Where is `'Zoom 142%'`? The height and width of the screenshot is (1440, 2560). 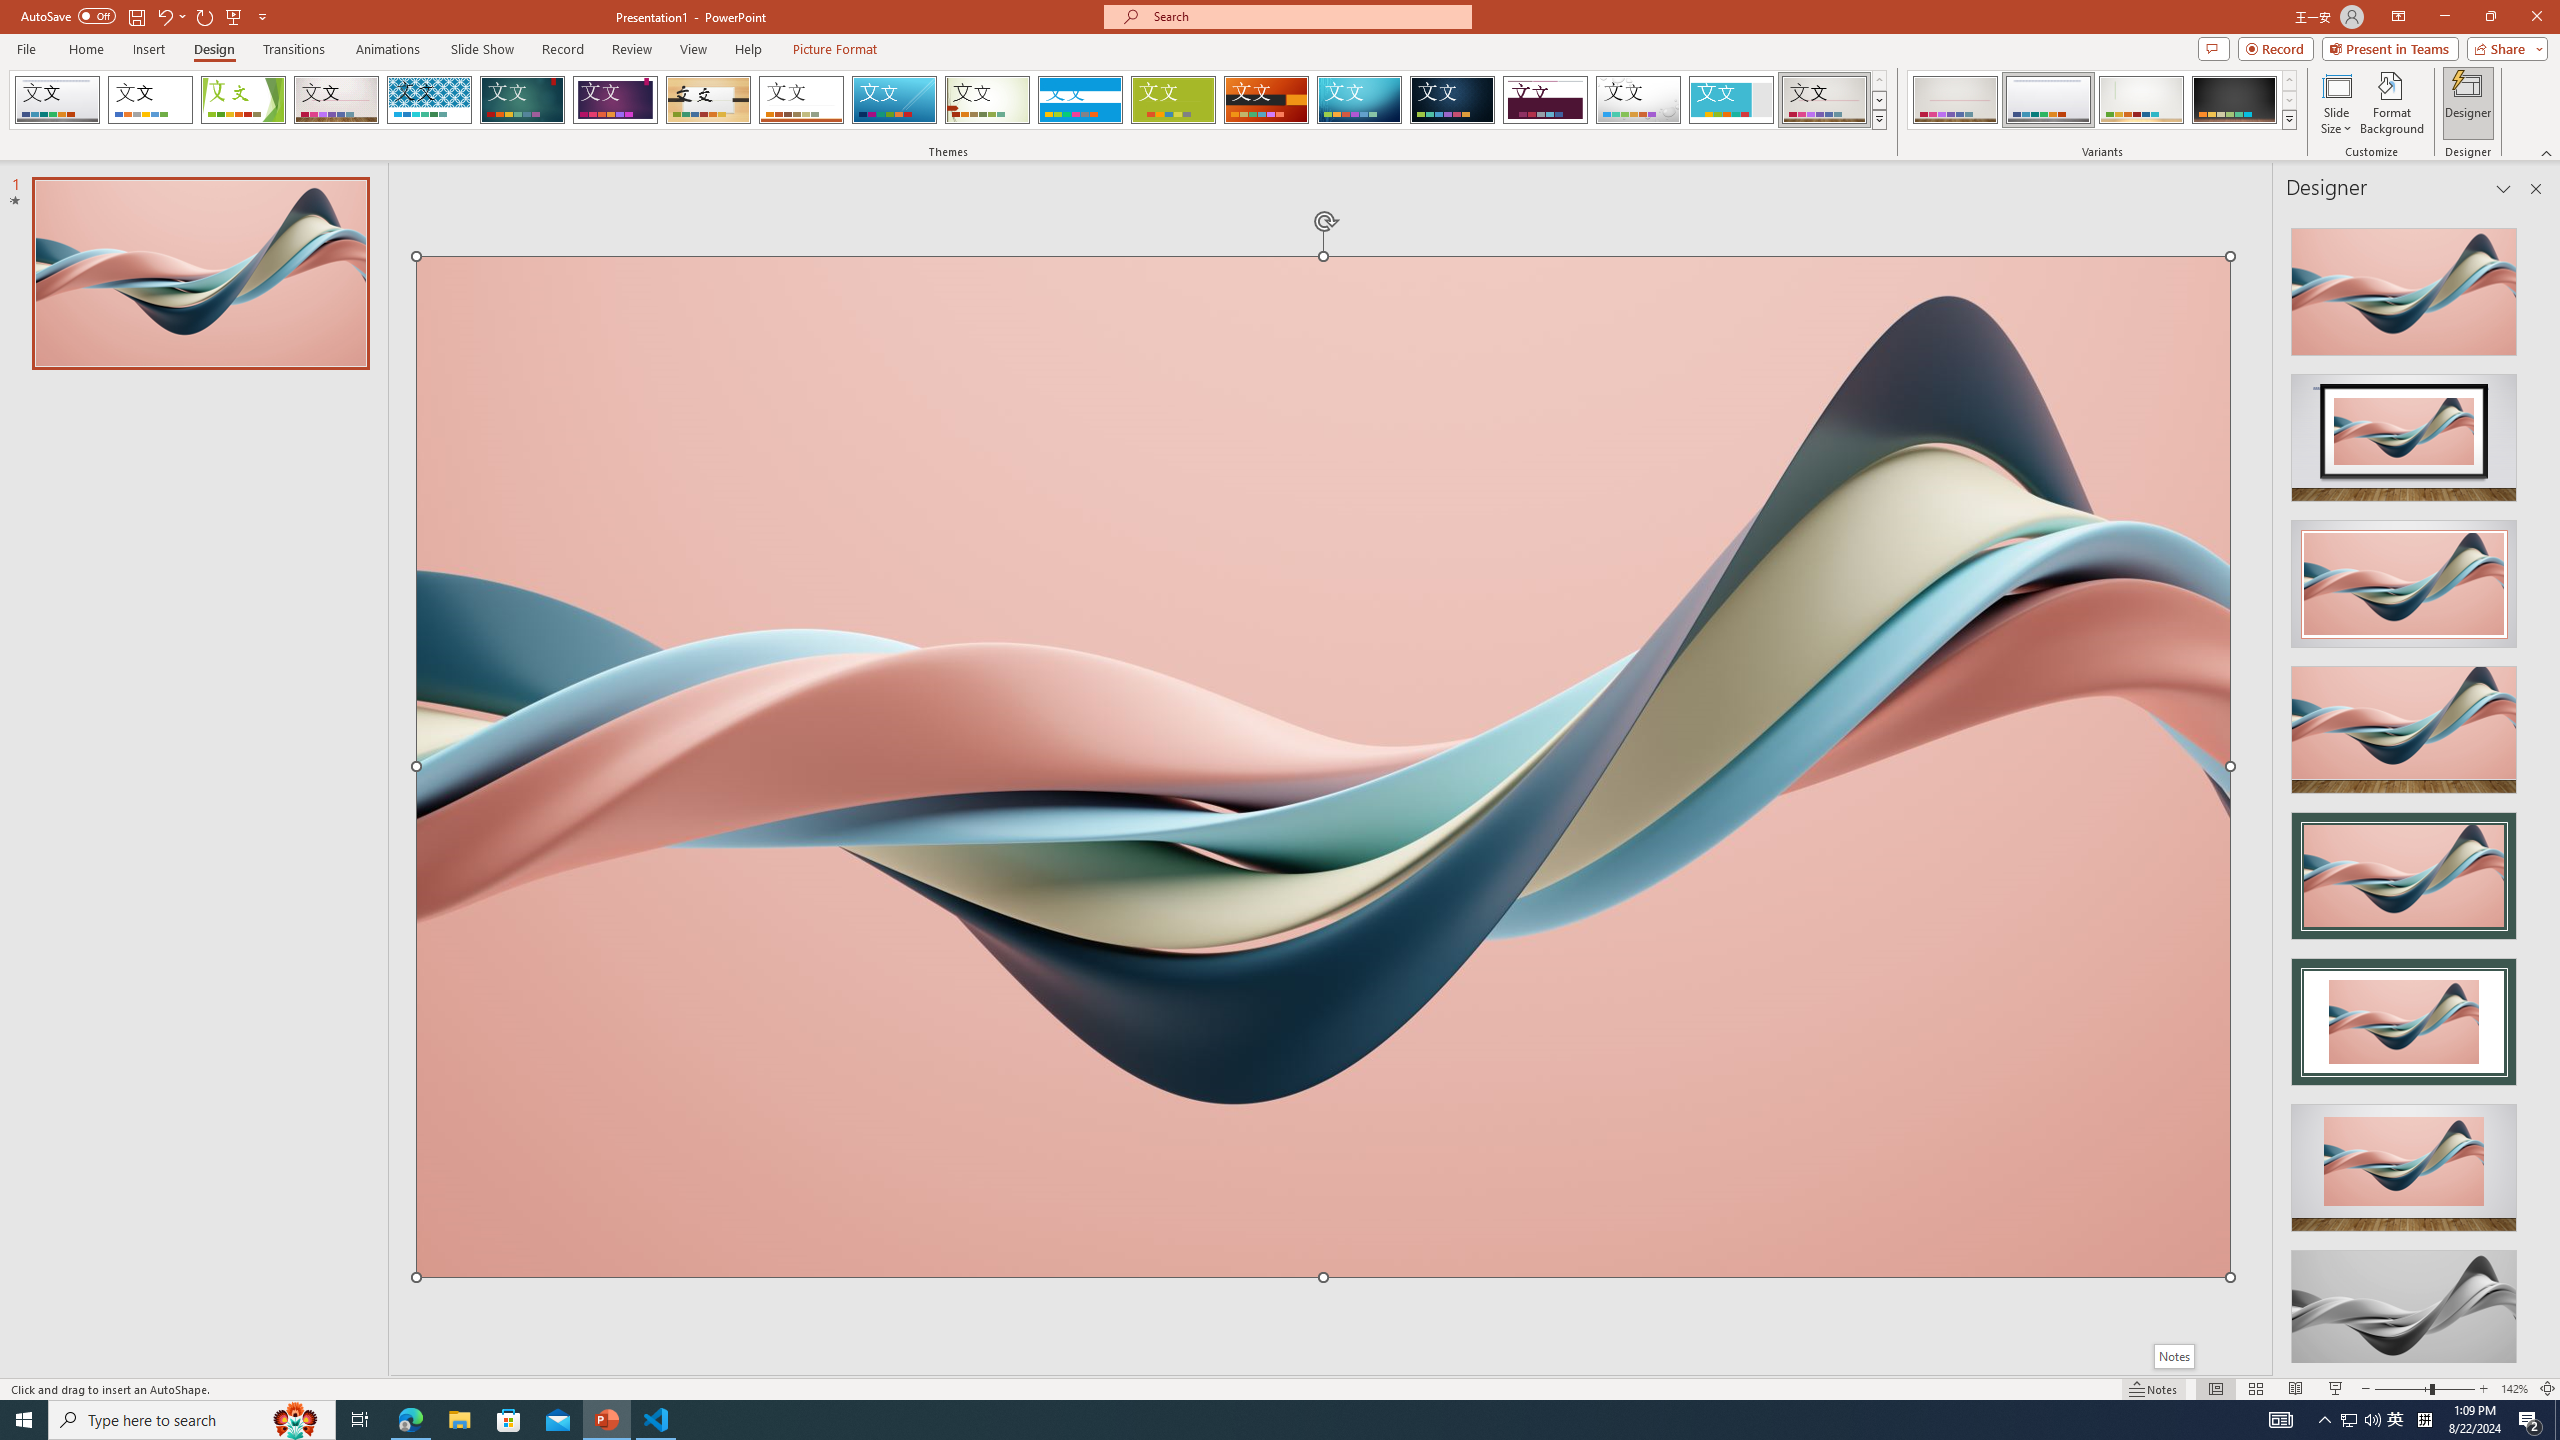 'Zoom 142%' is located at coordinates (2515, 1389).